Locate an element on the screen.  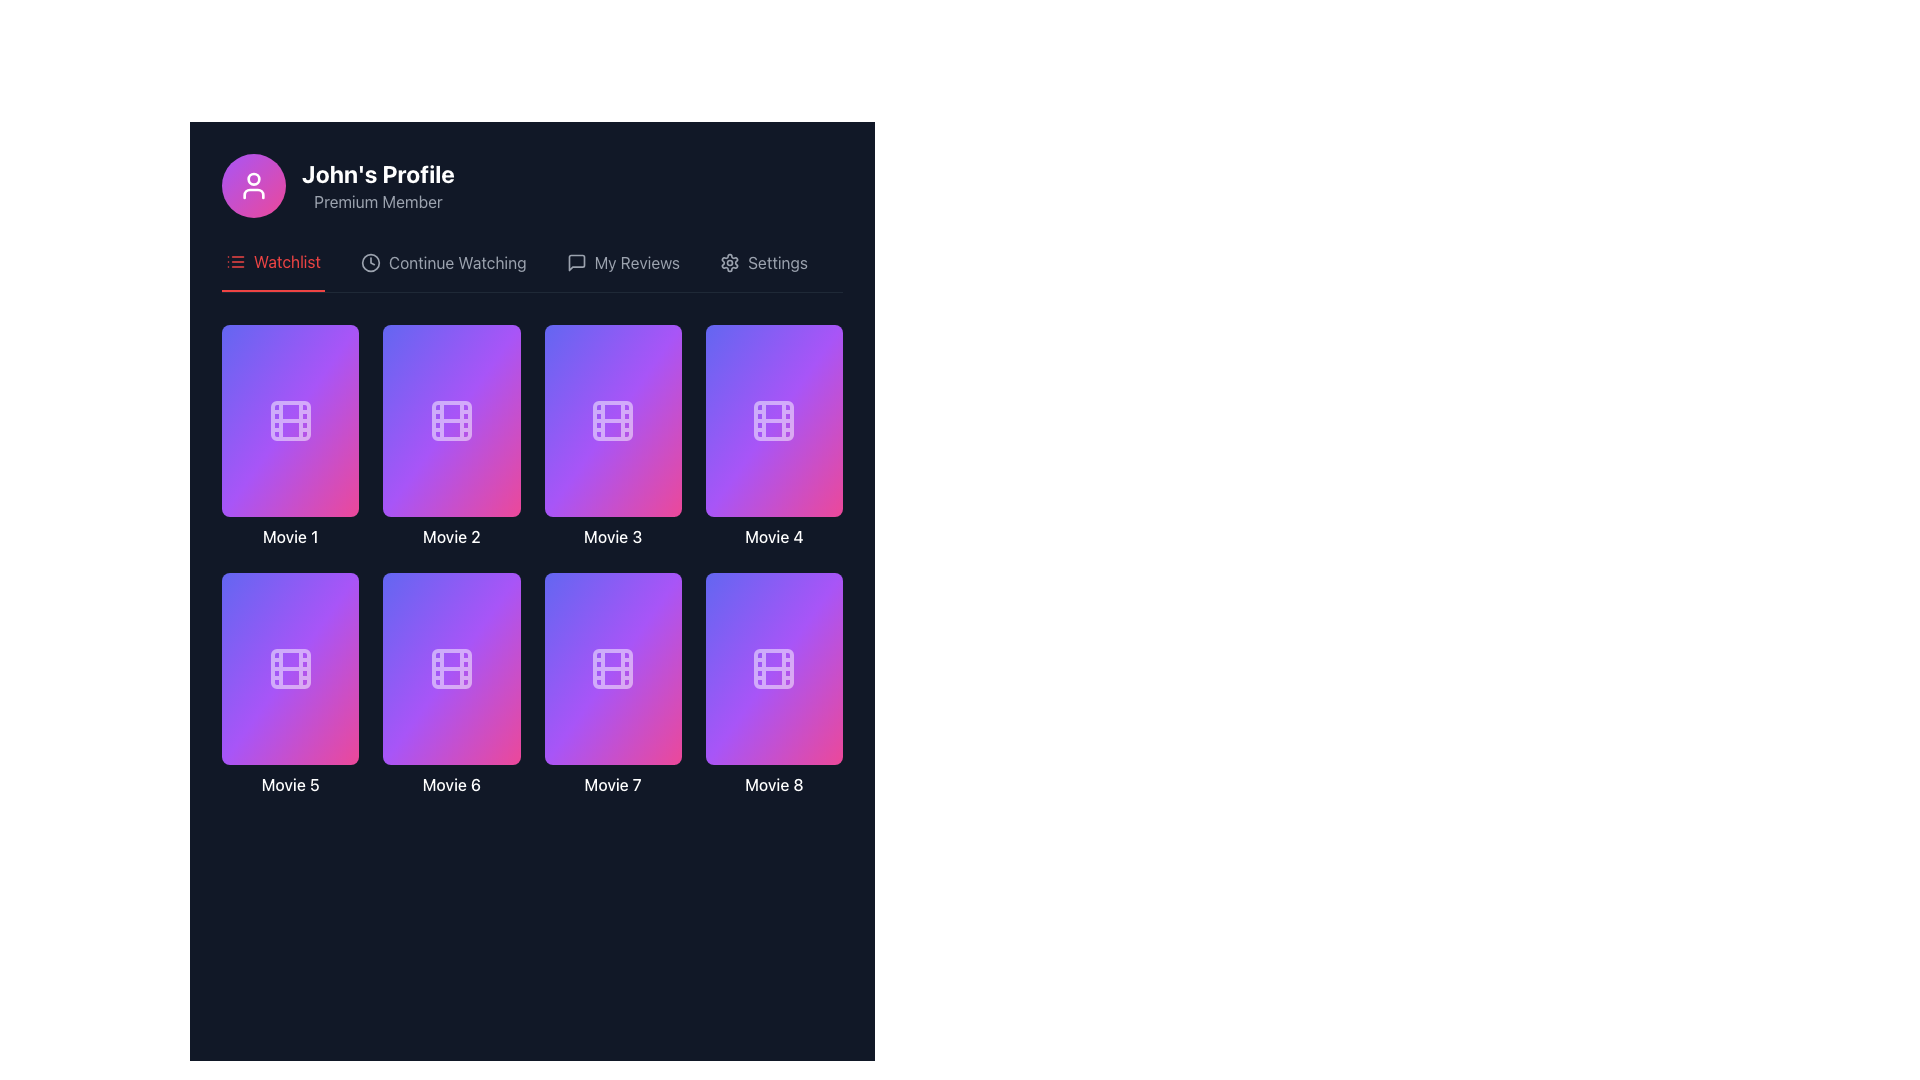
the decorative rectangular icon within the film roll icon on the media card labeled 'Movie 4', located in the second row, fourth column of the grid is located at coordinates (773, 419).